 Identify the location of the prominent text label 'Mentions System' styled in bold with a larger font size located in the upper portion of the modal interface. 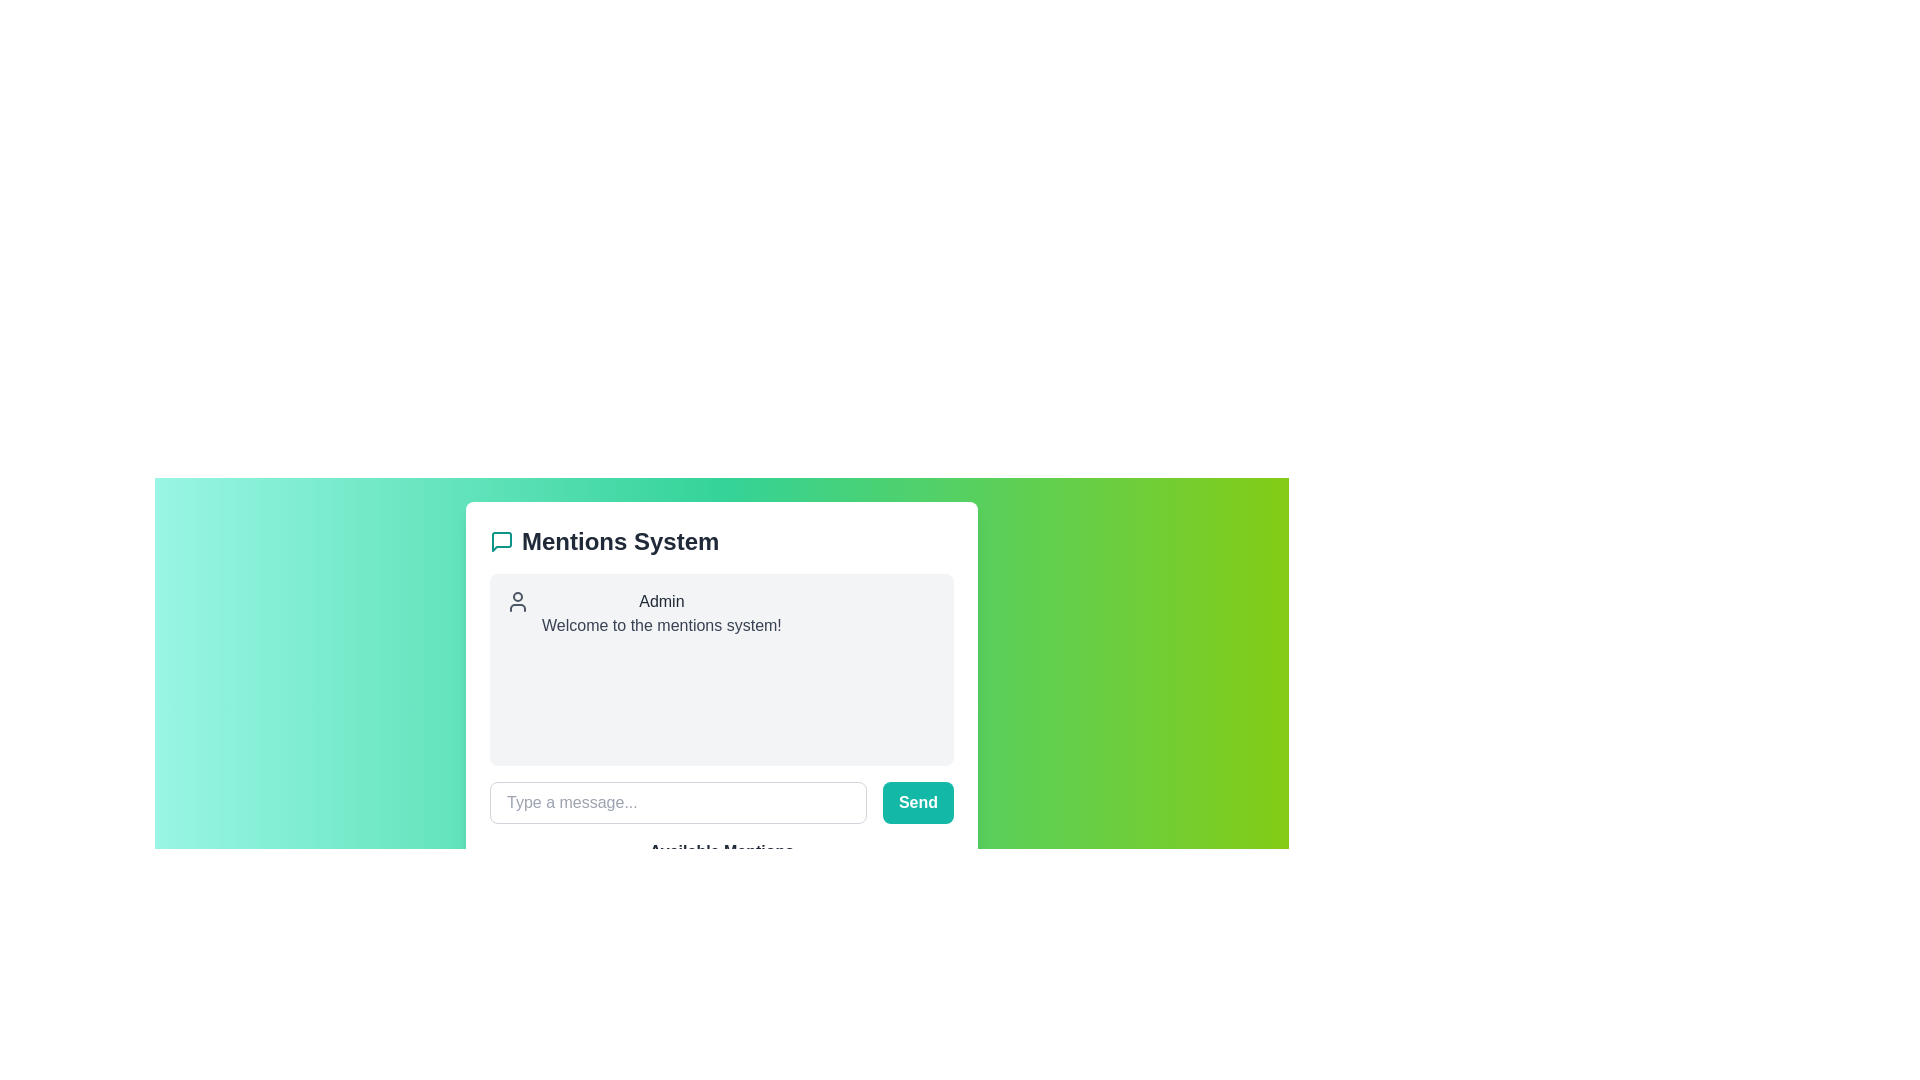
(619, 542).